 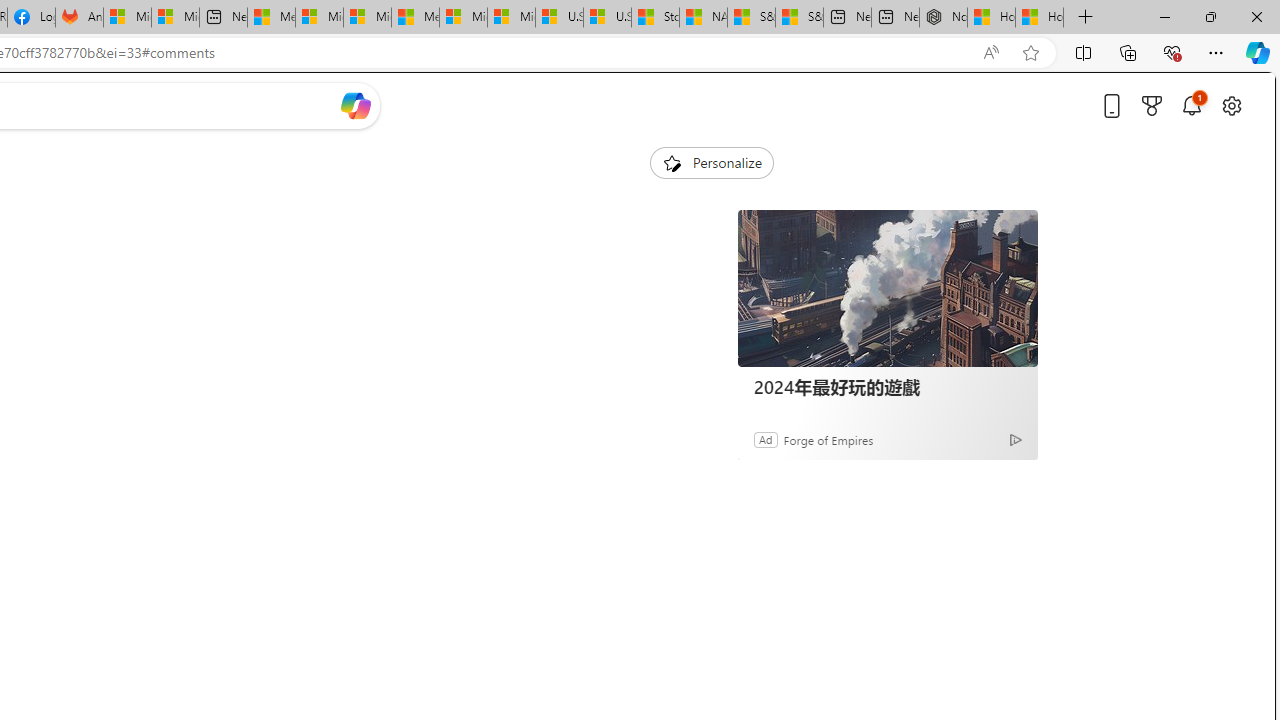 I want to click on 'Microsoft account | Home', so click(x=367, y=17).